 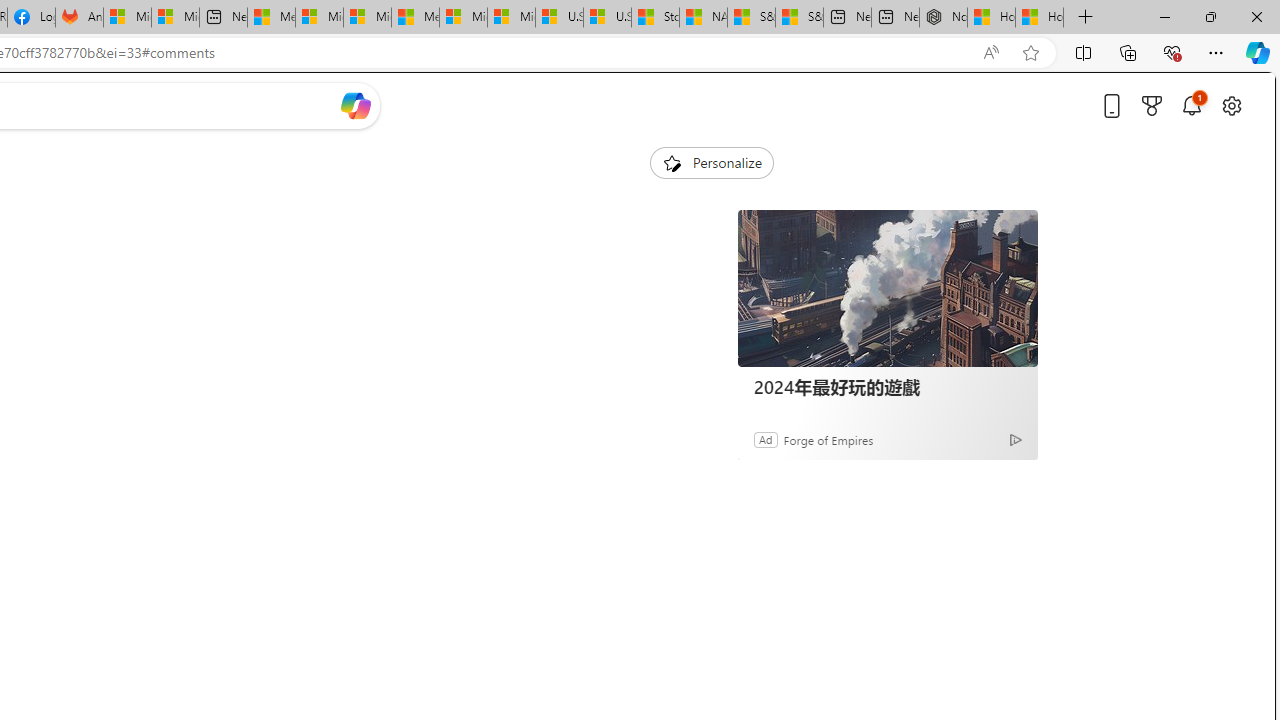 I want to click on 'Microsoft account | Home', so click(x=367, y=17).